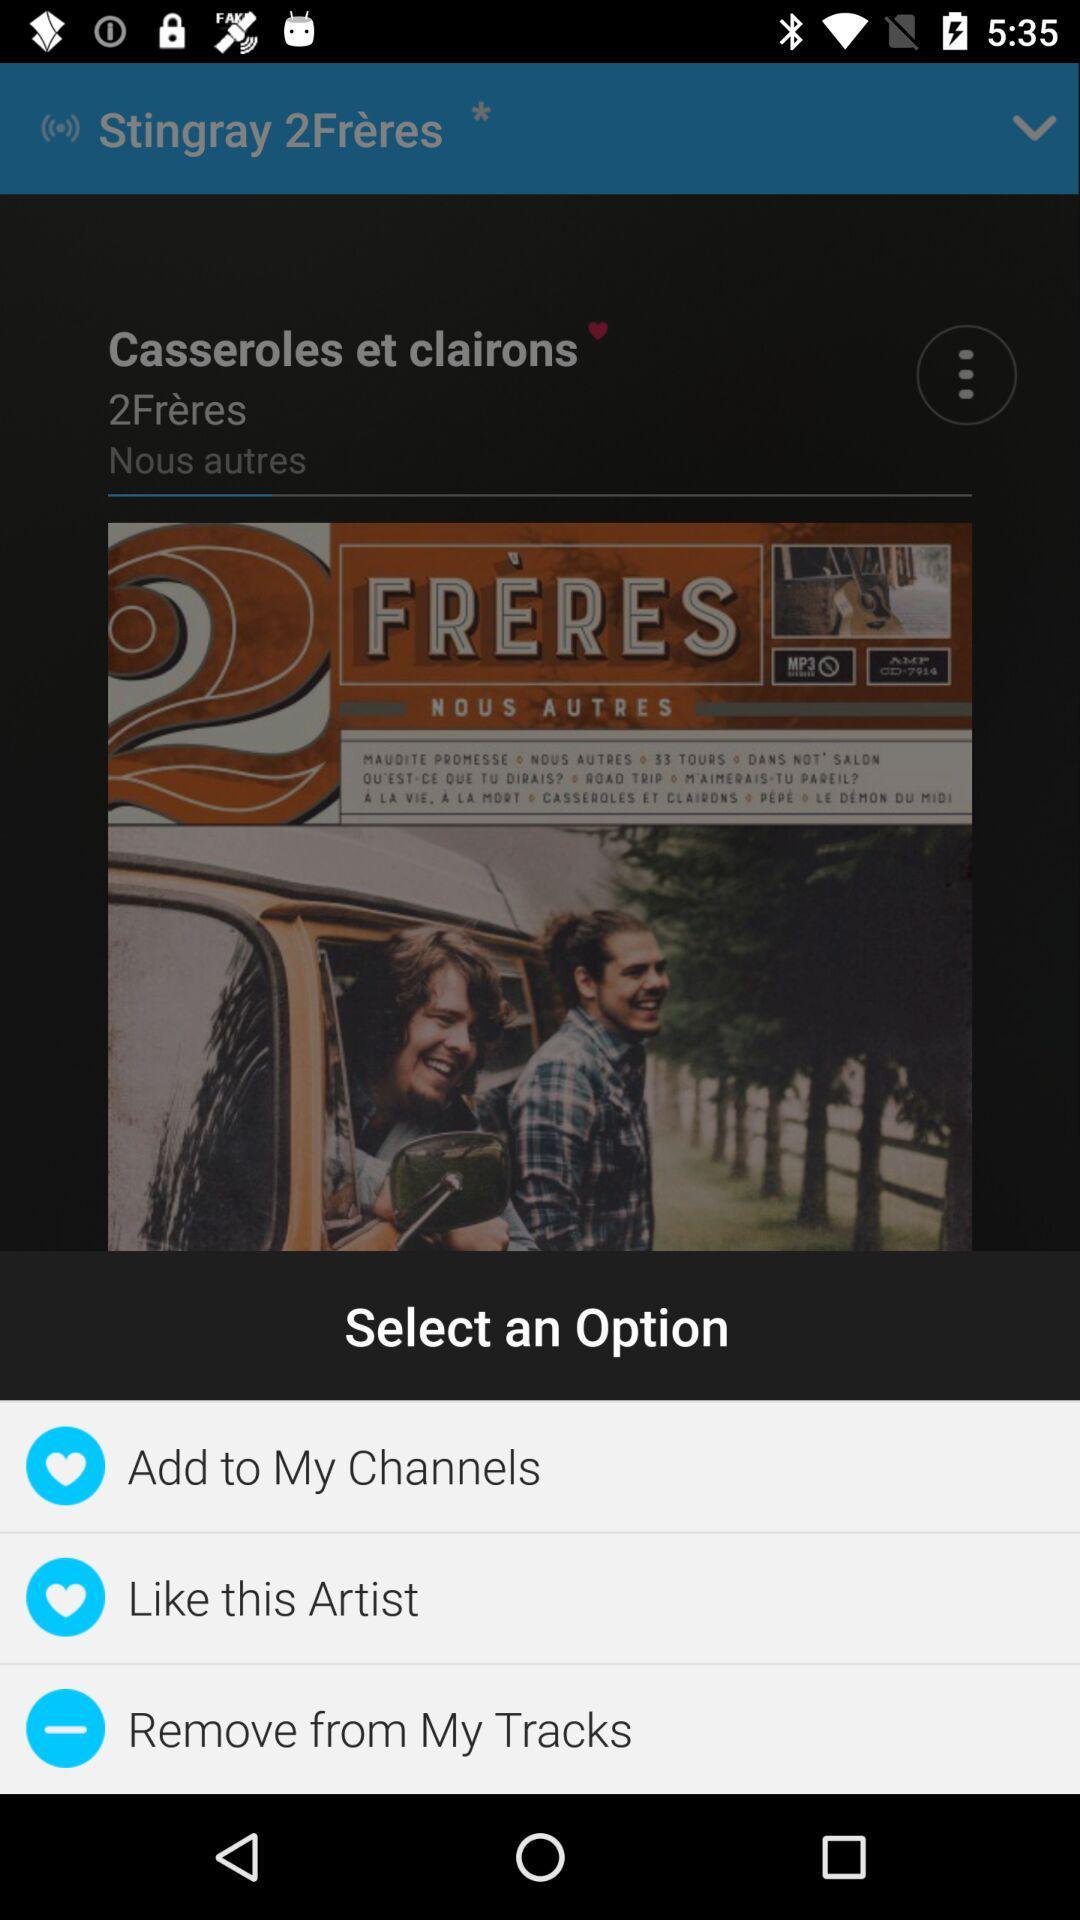  Describe the element at coordinates (107, 1525) in the screenshot. I see `the favorite icon` at that location.